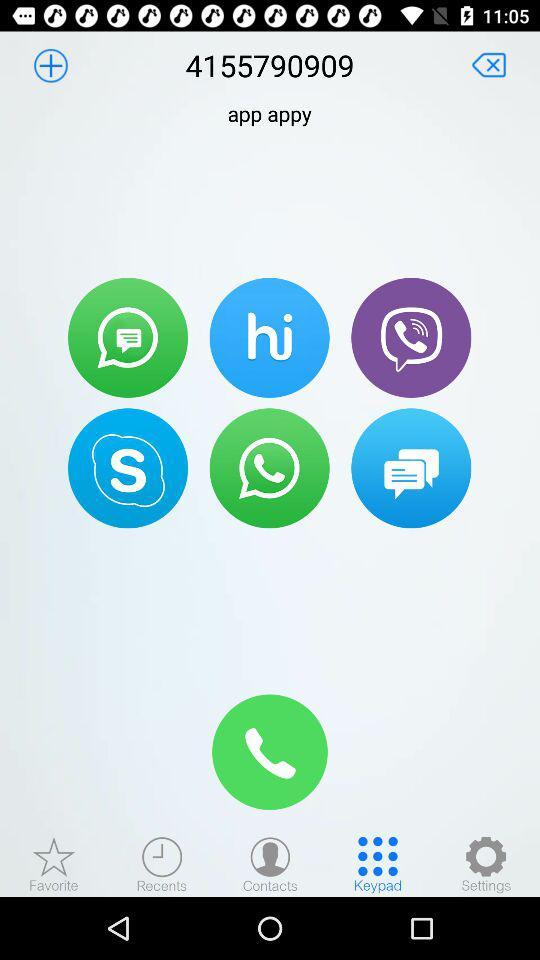  Describe the element at coordinates (270, 338) in the screenshot. I see `the circle above whatsapp` at that location.